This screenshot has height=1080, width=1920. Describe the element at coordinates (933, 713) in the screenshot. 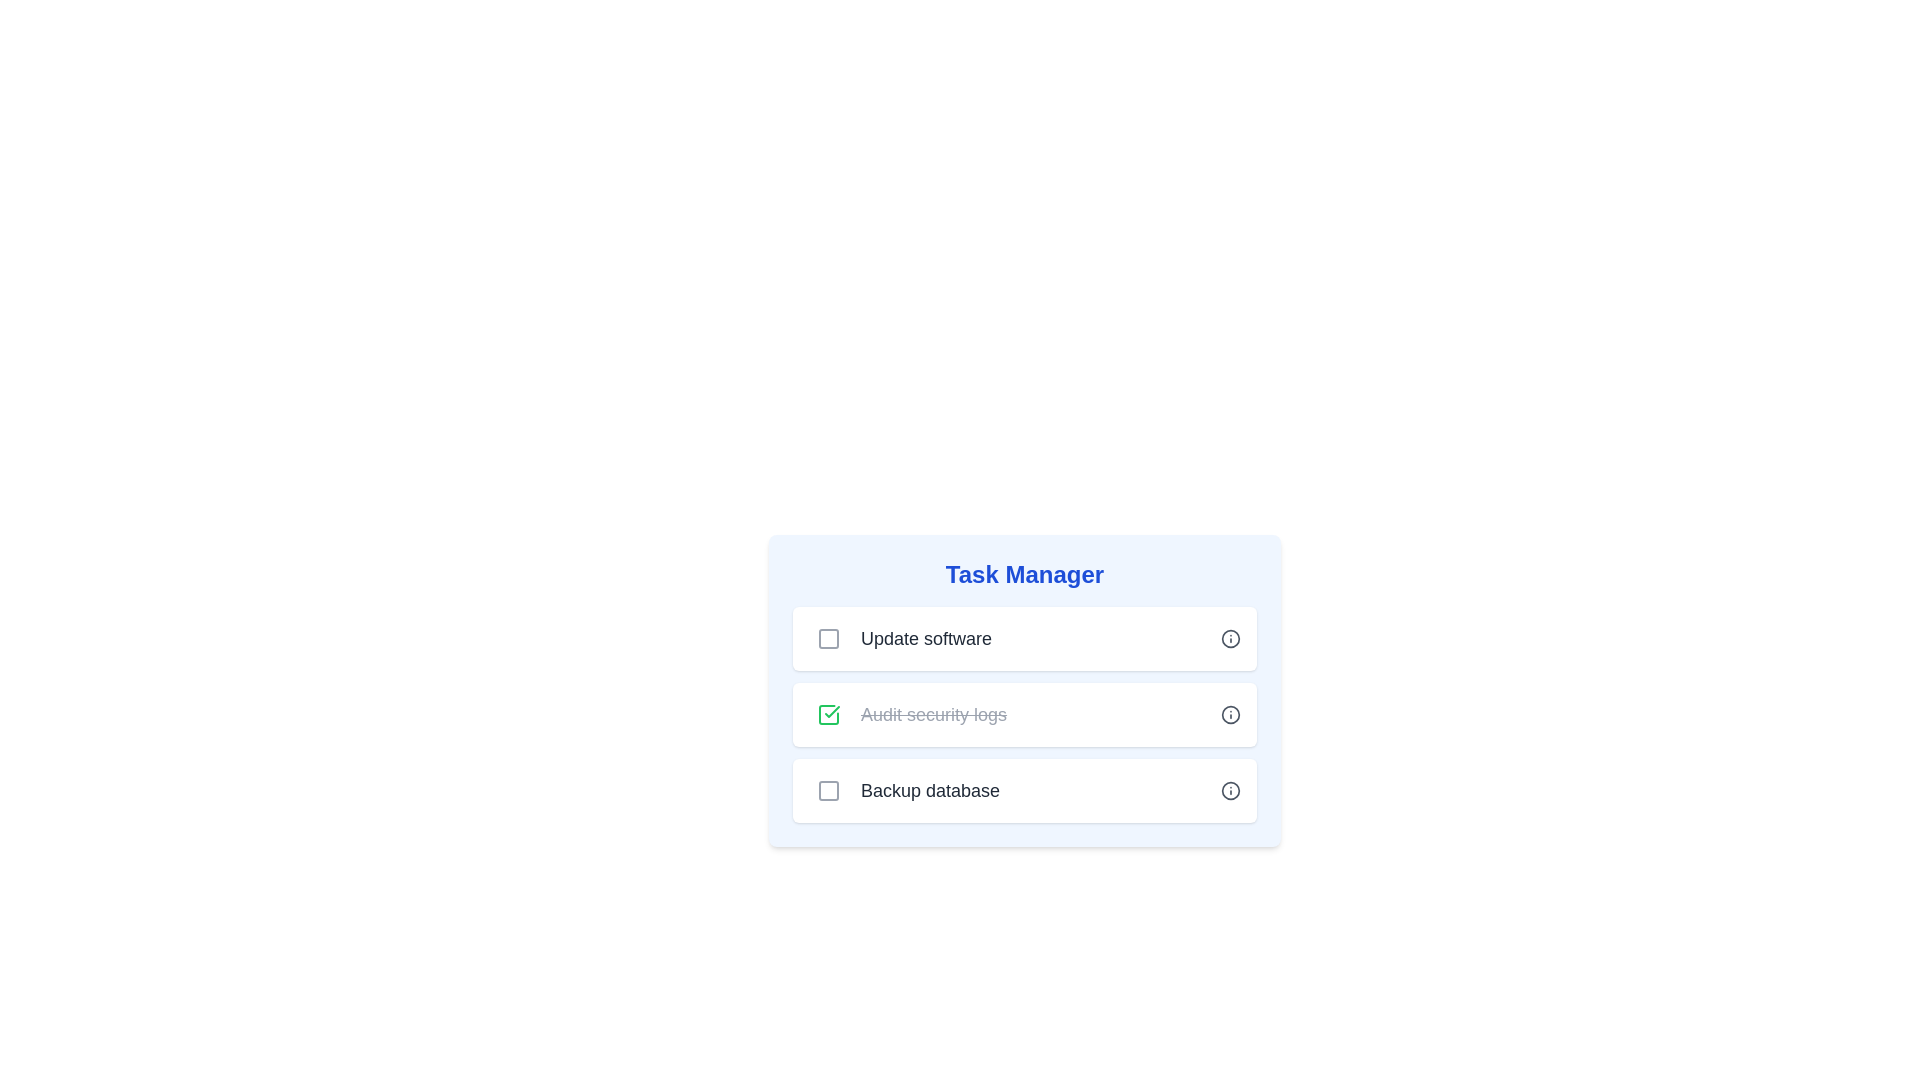

I see `text from the 'Audit security logs' label, which is marked as completed with a strikethrough style in the task manager interface` at that location.